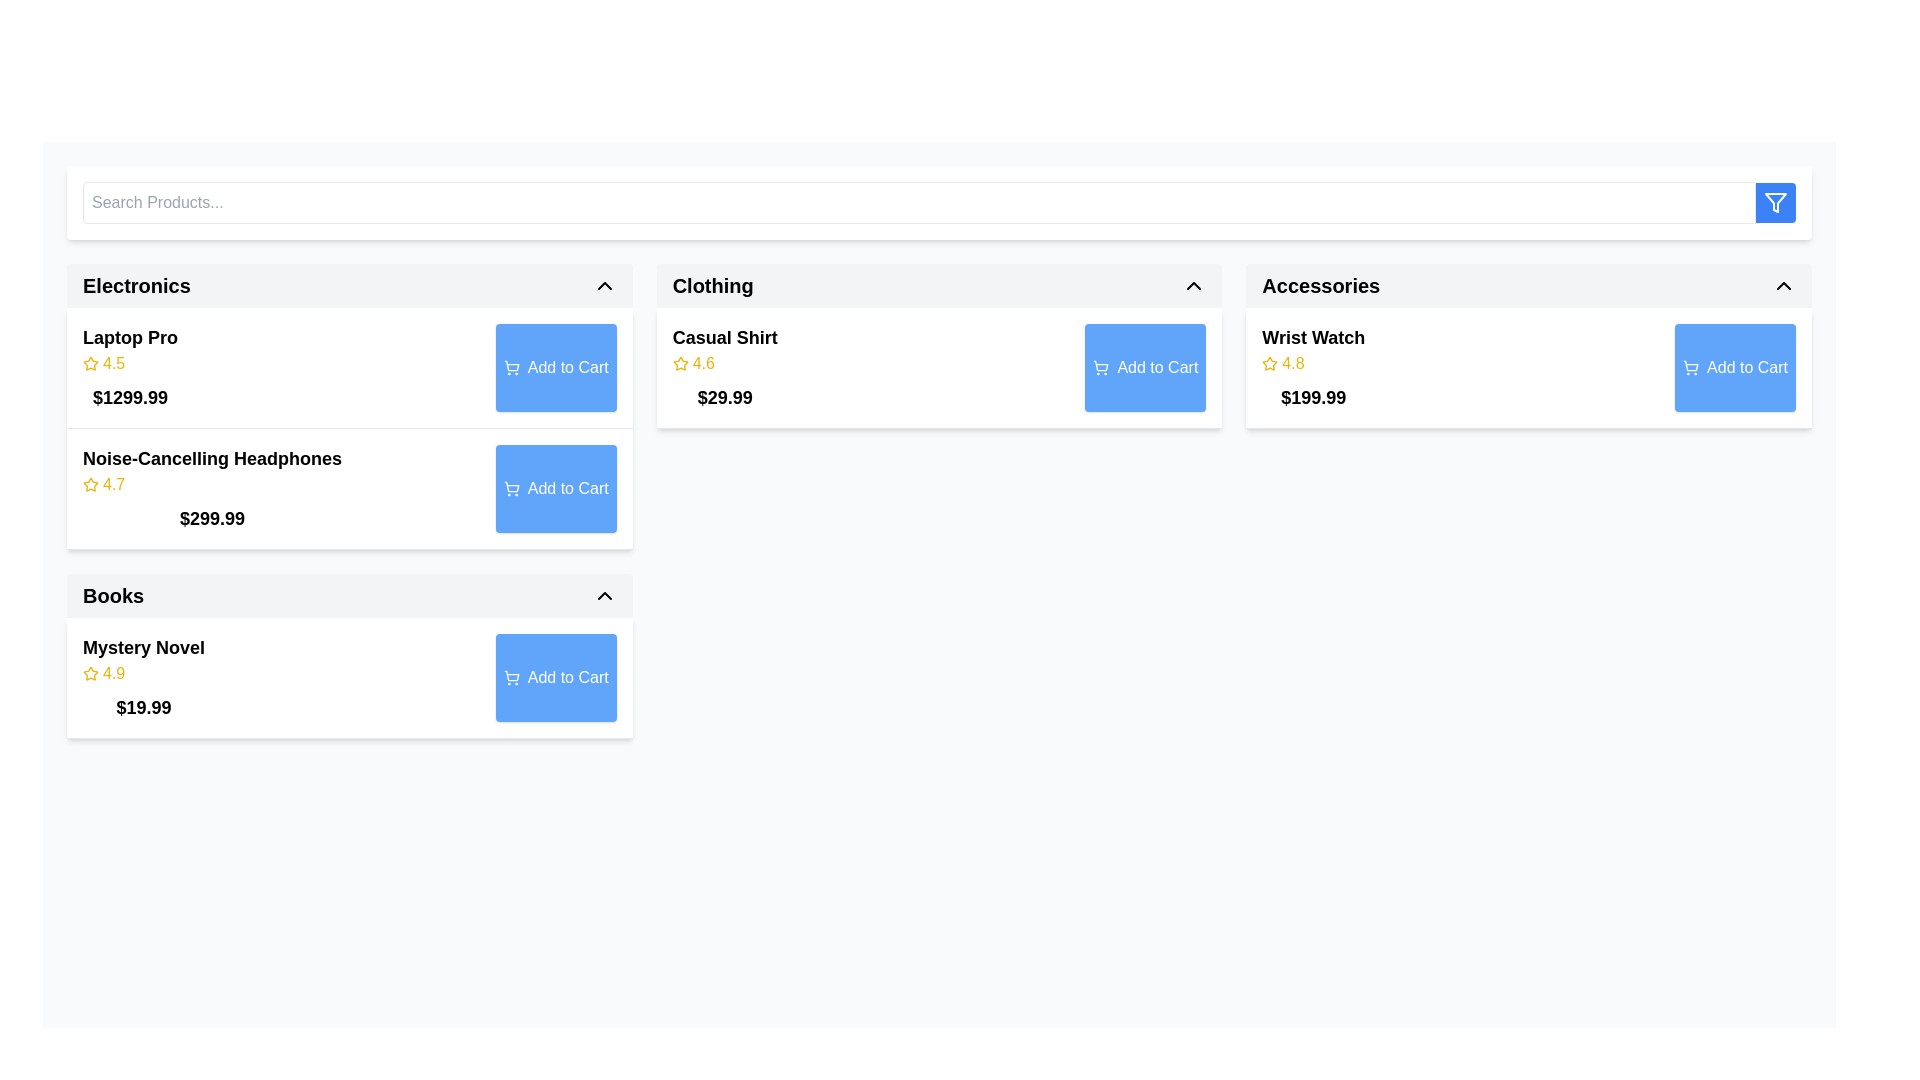 Image resolution: width=1920 pixels, height=1080 pixels. What do you see at coordinates (1100, 366) in the screenshot?
I see `the shopping cart icon inside the 'Add to Cart' button for the 'Casual Shirt' product in the second row, first column of the product grid` at bounding box center [1100, 366].